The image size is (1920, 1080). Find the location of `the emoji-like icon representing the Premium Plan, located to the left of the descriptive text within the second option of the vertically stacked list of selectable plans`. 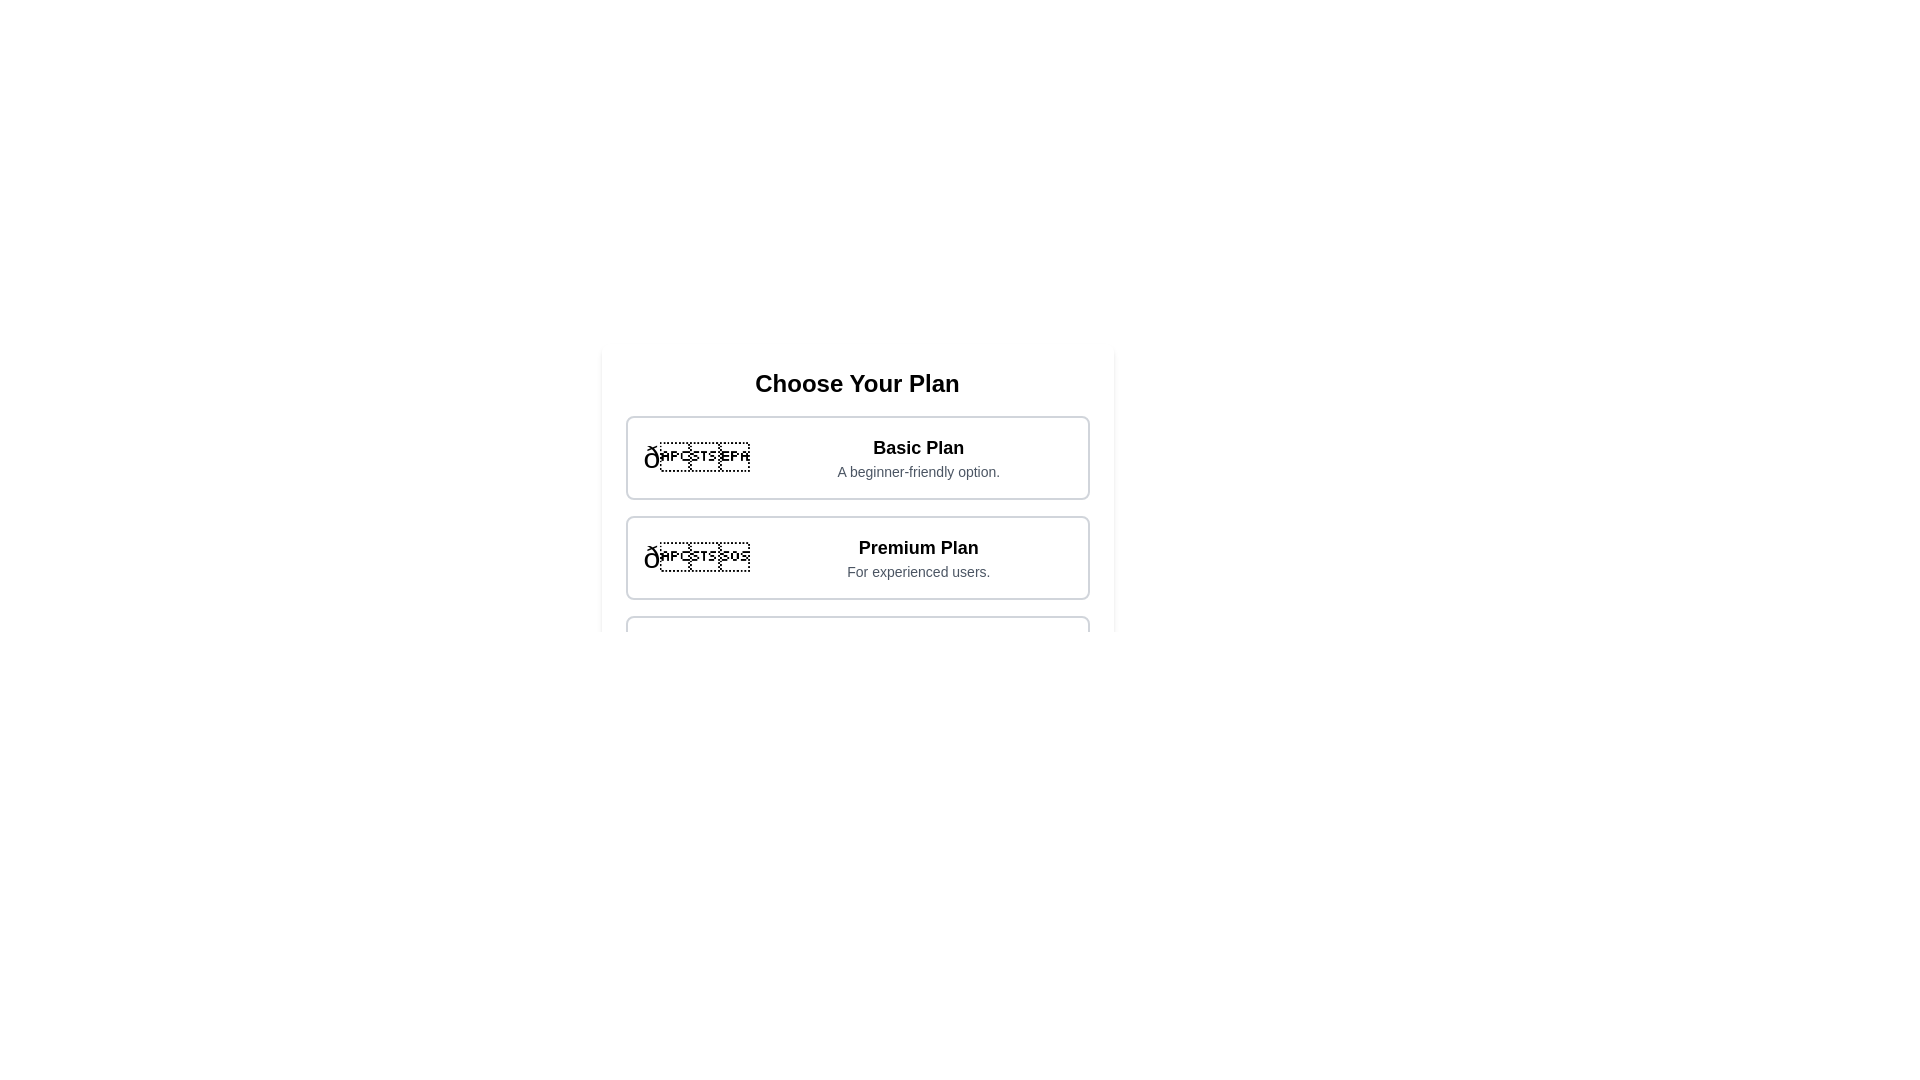

the emoji-like icon representing the Premium Plan, located to the left of the descriptive text within the second option of the vertically stacked list of selectable plans is located at coordinates (696, 558).